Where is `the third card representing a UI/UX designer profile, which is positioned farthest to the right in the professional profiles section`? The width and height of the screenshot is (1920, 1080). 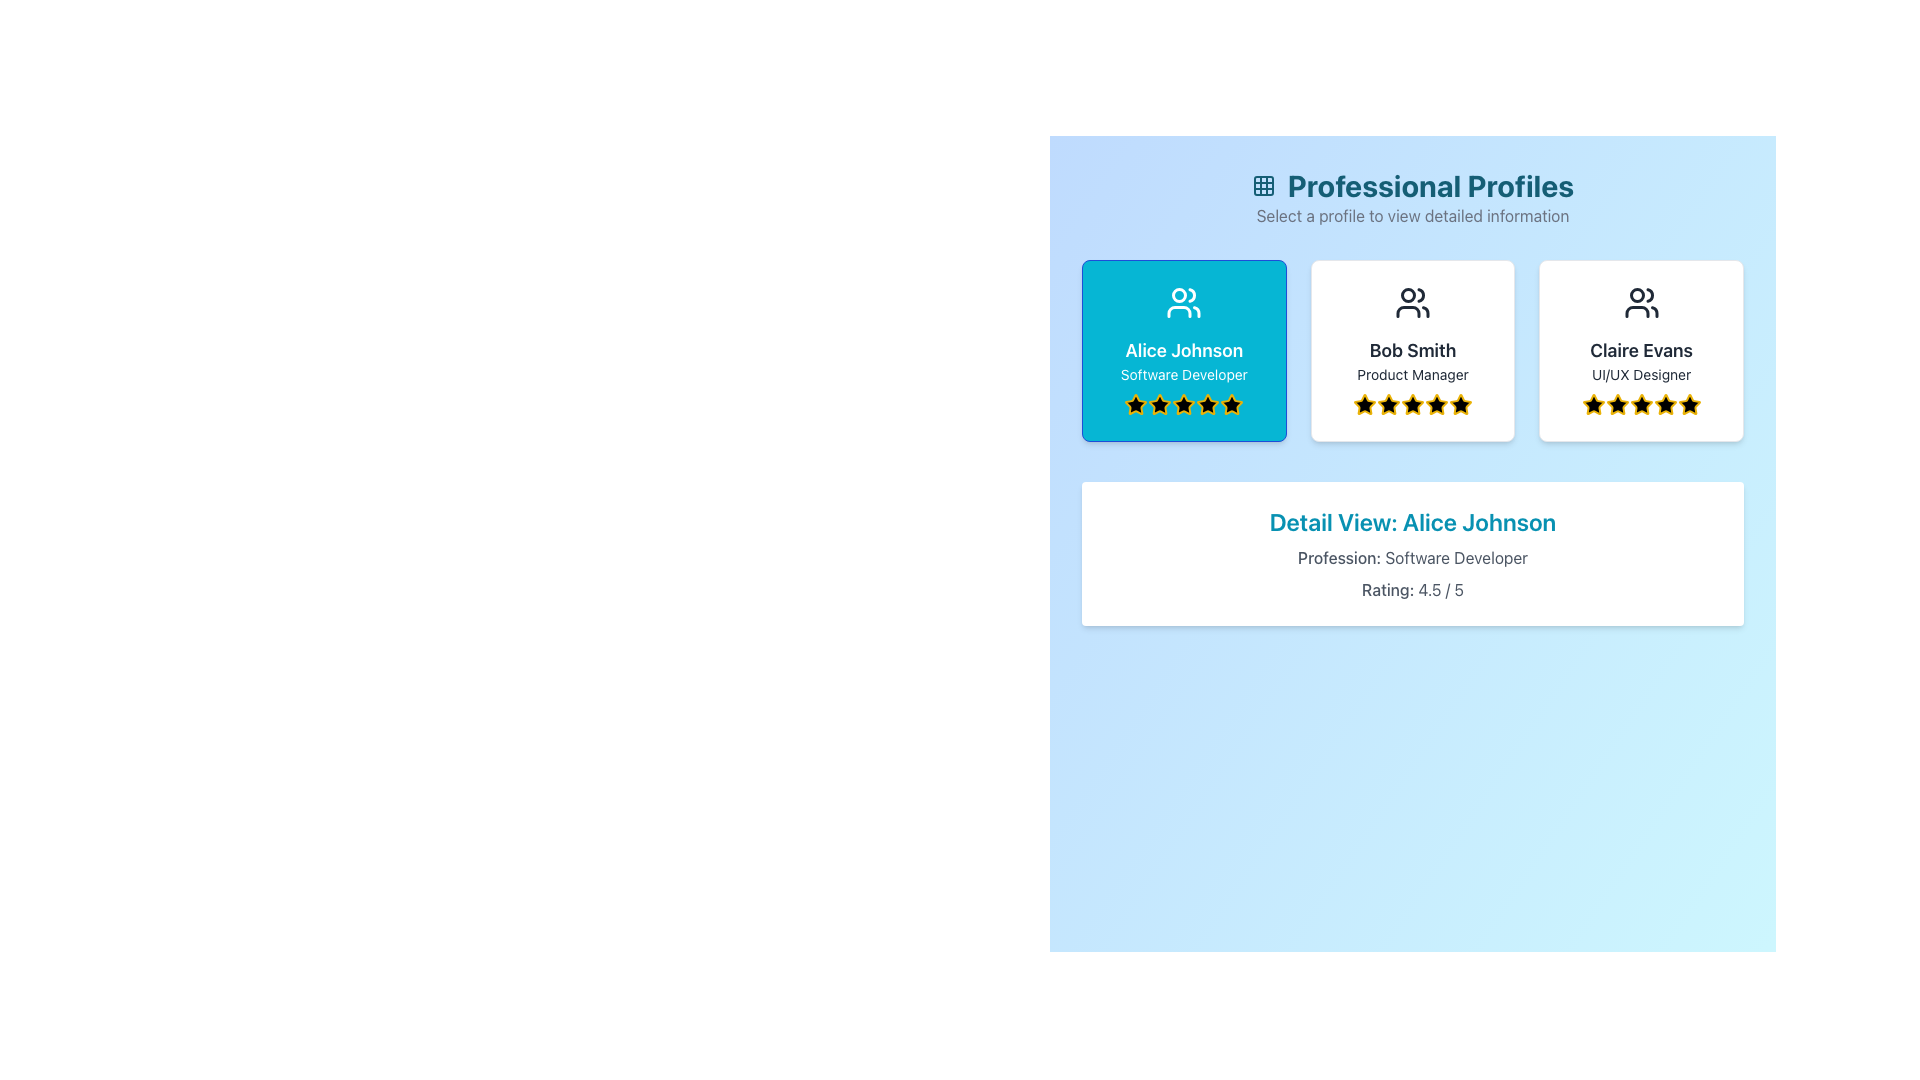
the third card representing a UI/UX designer profile, which is positioned farthest to the right in the professional profiles section is located at coordinates (1641, 350).